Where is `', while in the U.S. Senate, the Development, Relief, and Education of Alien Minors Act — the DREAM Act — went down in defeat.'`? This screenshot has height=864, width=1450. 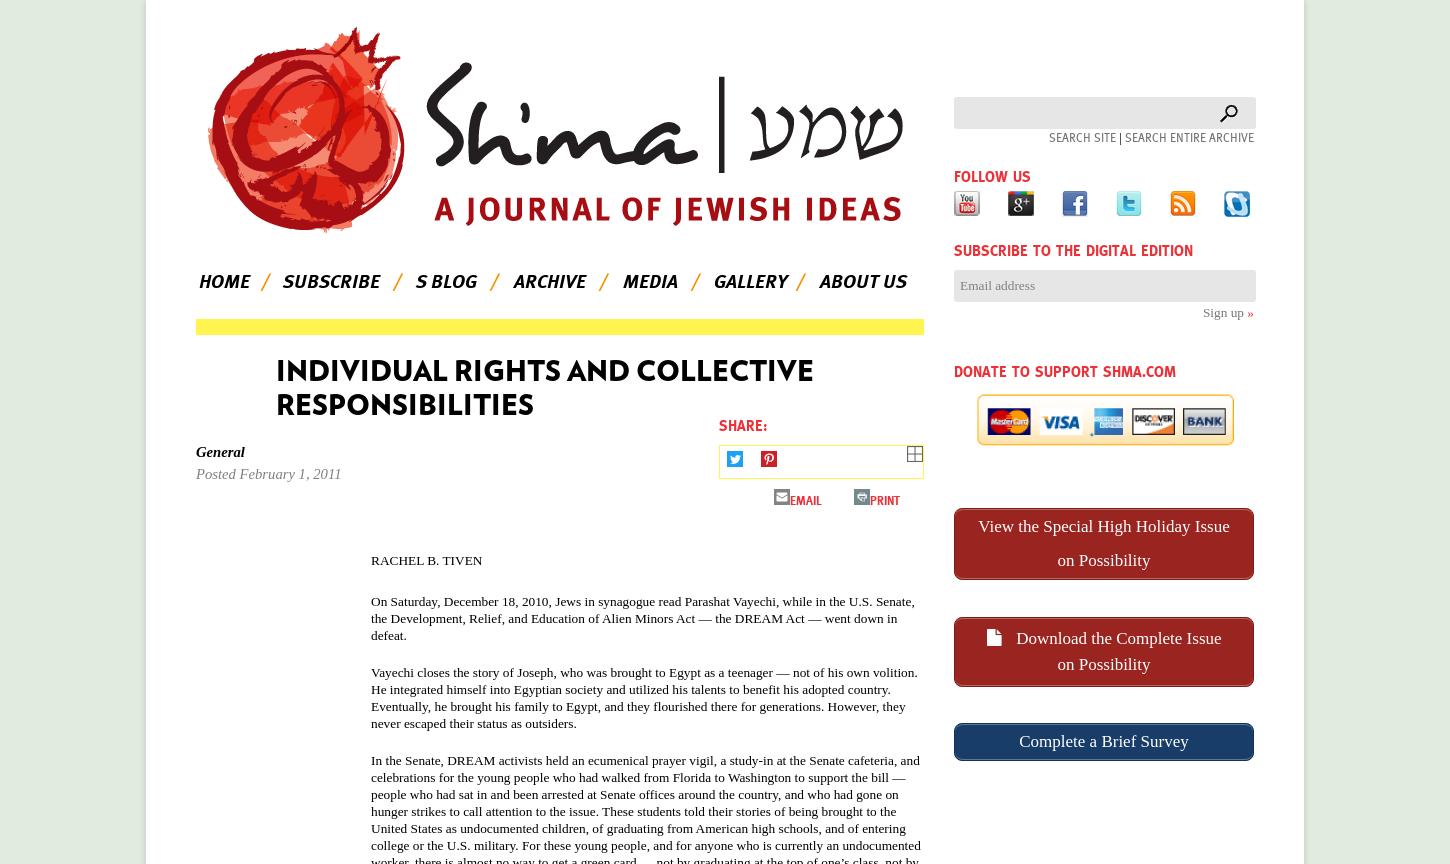 ', while in the U.S. Senate, the Development, Relief, and Education of Alien Minors Act — the DREAM Act — went down in defeat.' is located at coordinates (641, 616).